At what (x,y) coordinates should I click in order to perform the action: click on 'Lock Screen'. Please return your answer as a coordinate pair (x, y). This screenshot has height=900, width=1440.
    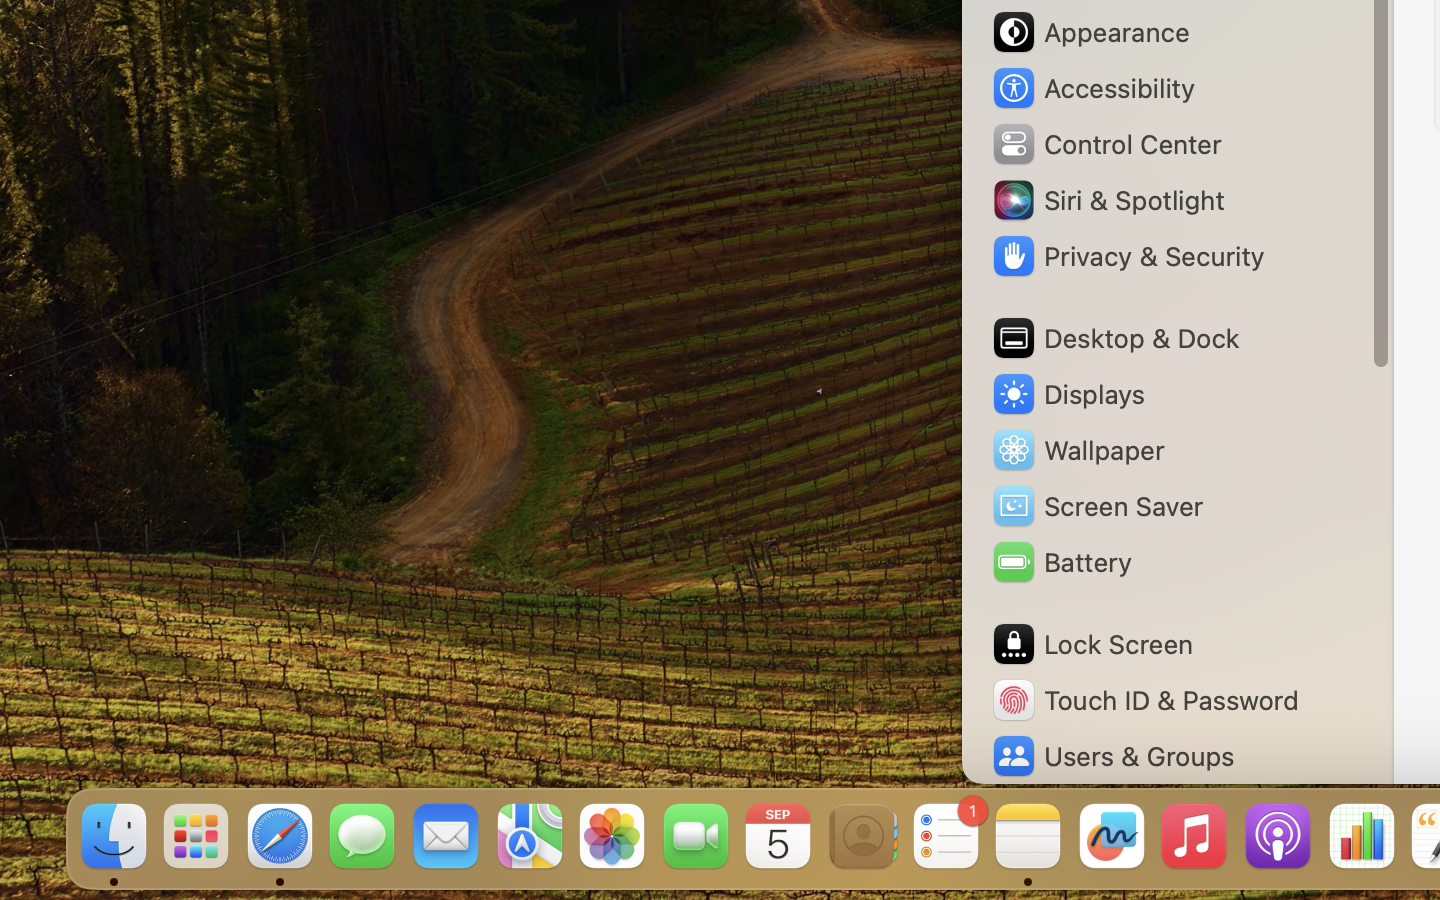
    Looking at the image, I should click on (1090, 644).